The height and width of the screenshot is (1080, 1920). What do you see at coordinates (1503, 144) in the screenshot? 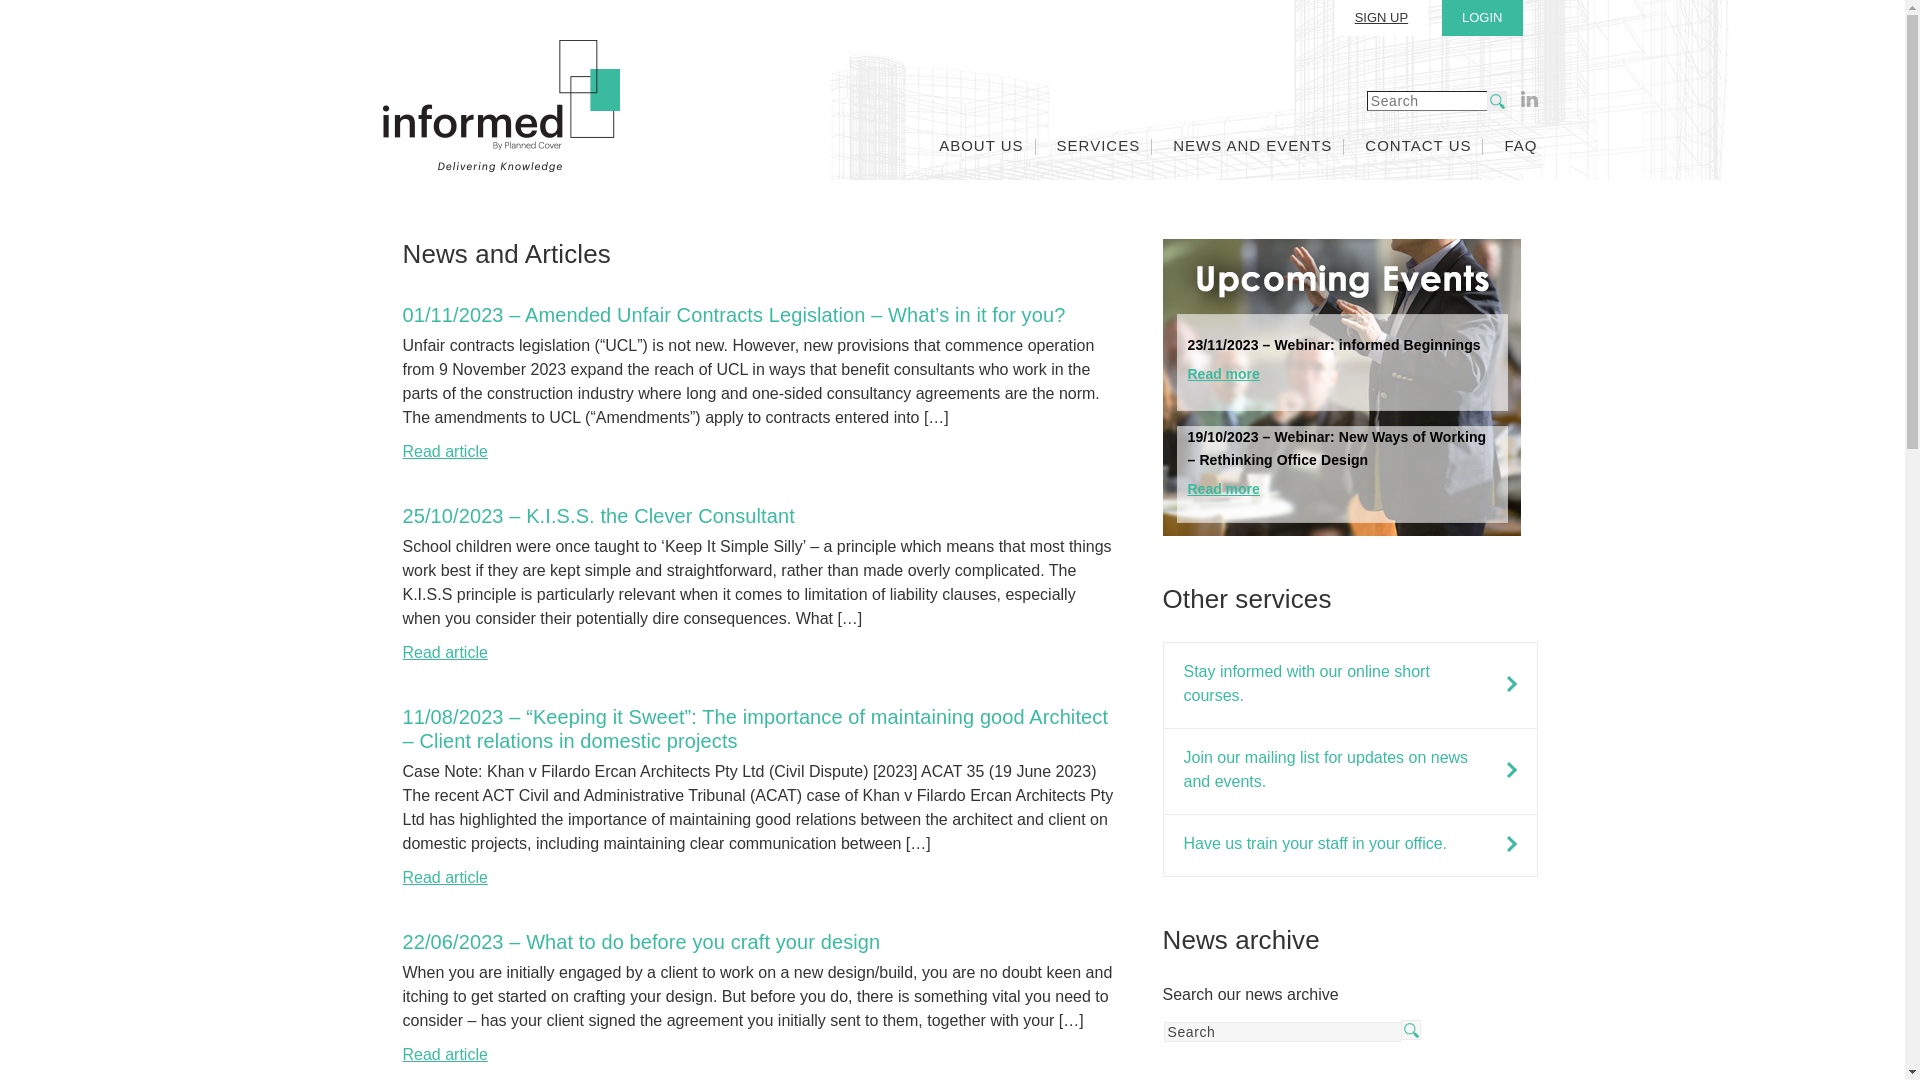
I see `'FAQ'` at bounding box center [1503, 144].